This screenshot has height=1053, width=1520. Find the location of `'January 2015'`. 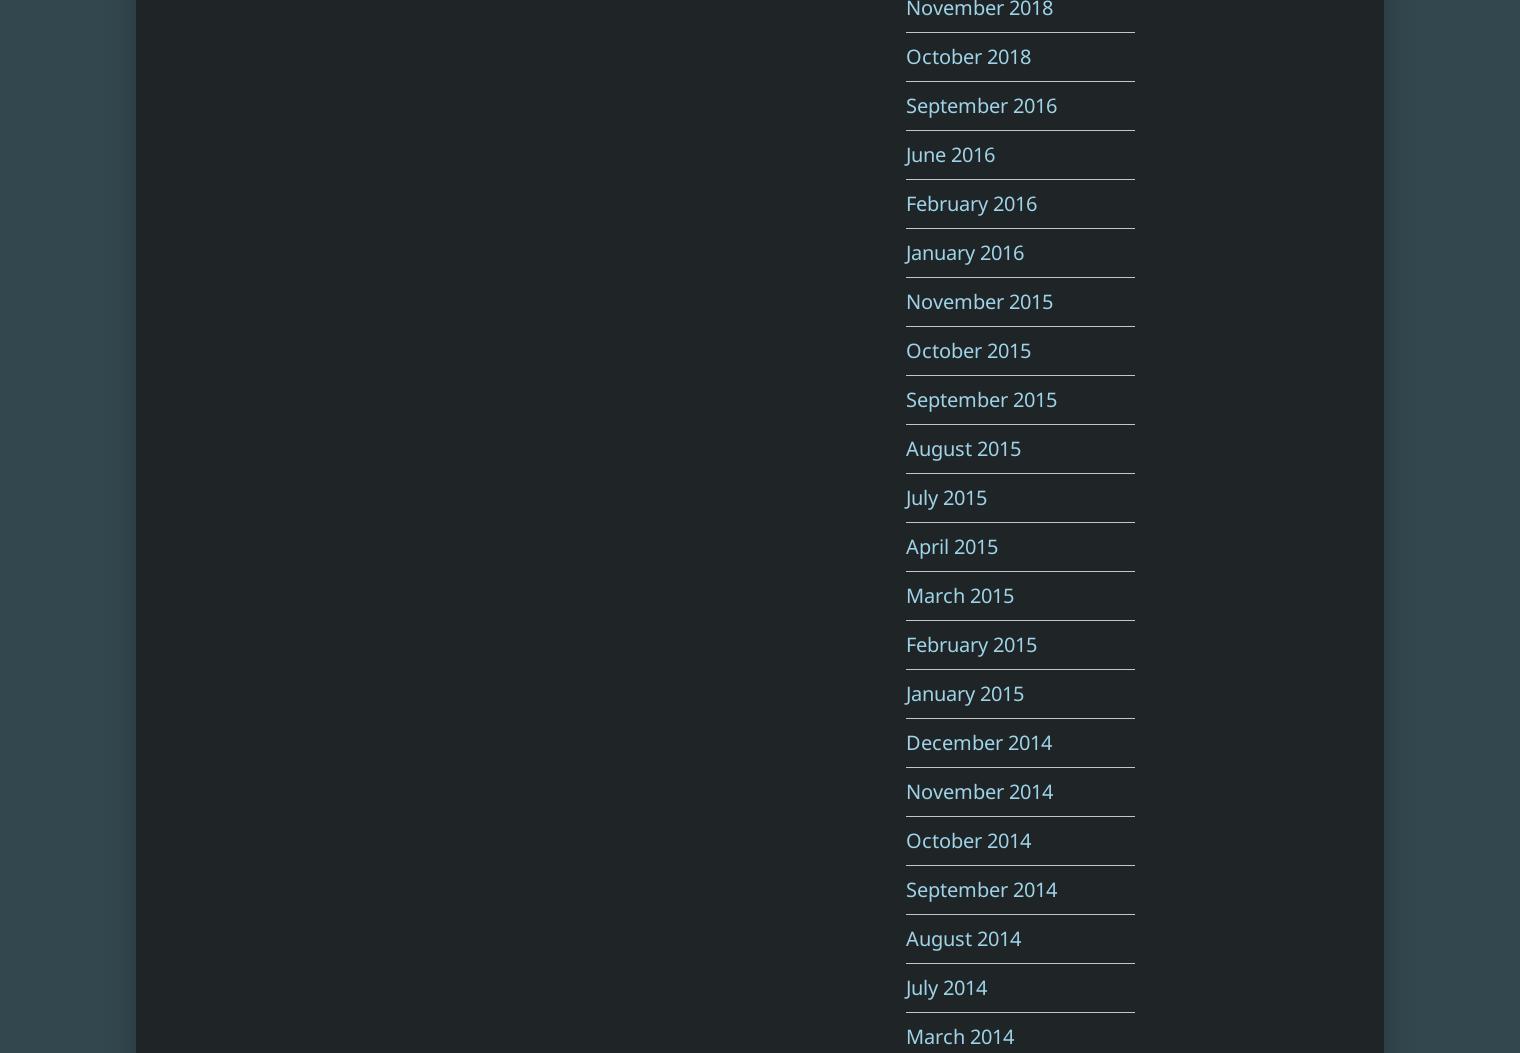

'January 2015' is located at coordinates (964, 693).